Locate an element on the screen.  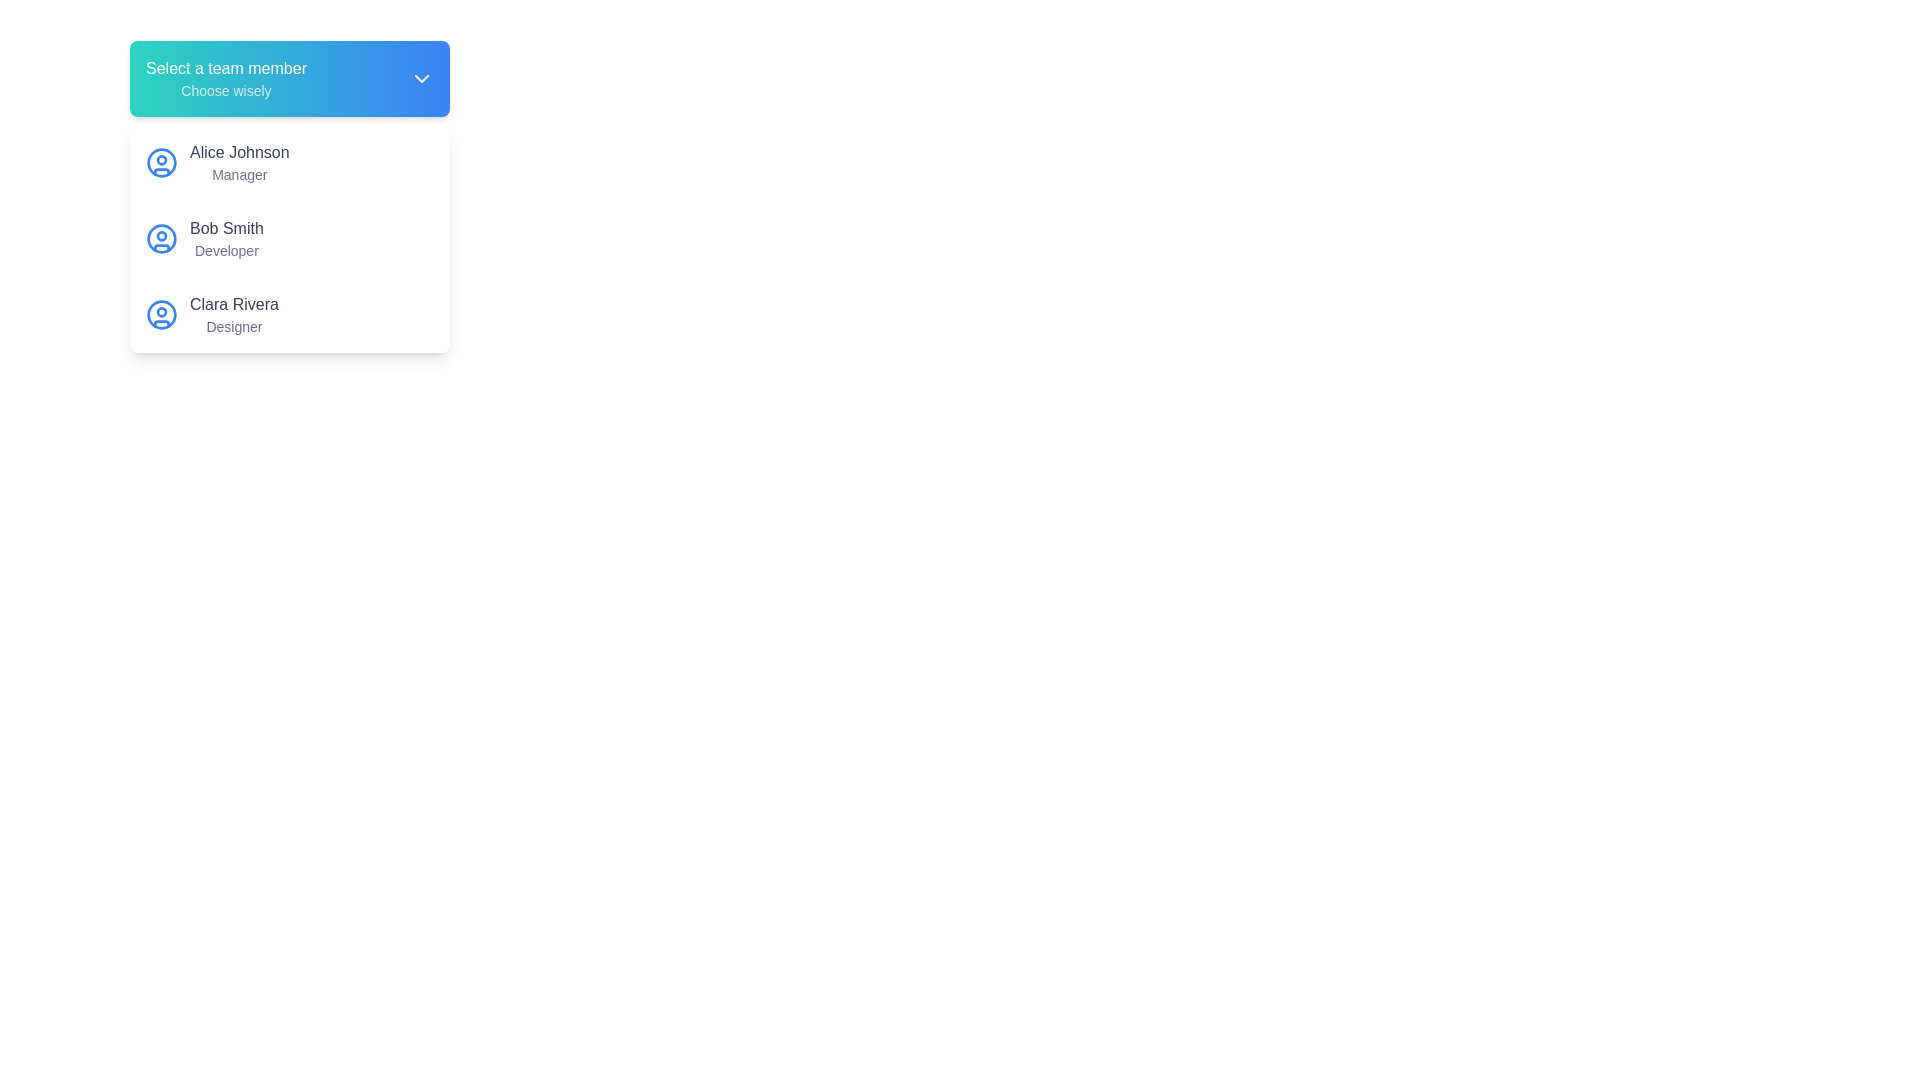
displayed text 'Clara Rivera' from the text label in the dropdown list under 'Select a team member.' is located at coordinates (234, 304).